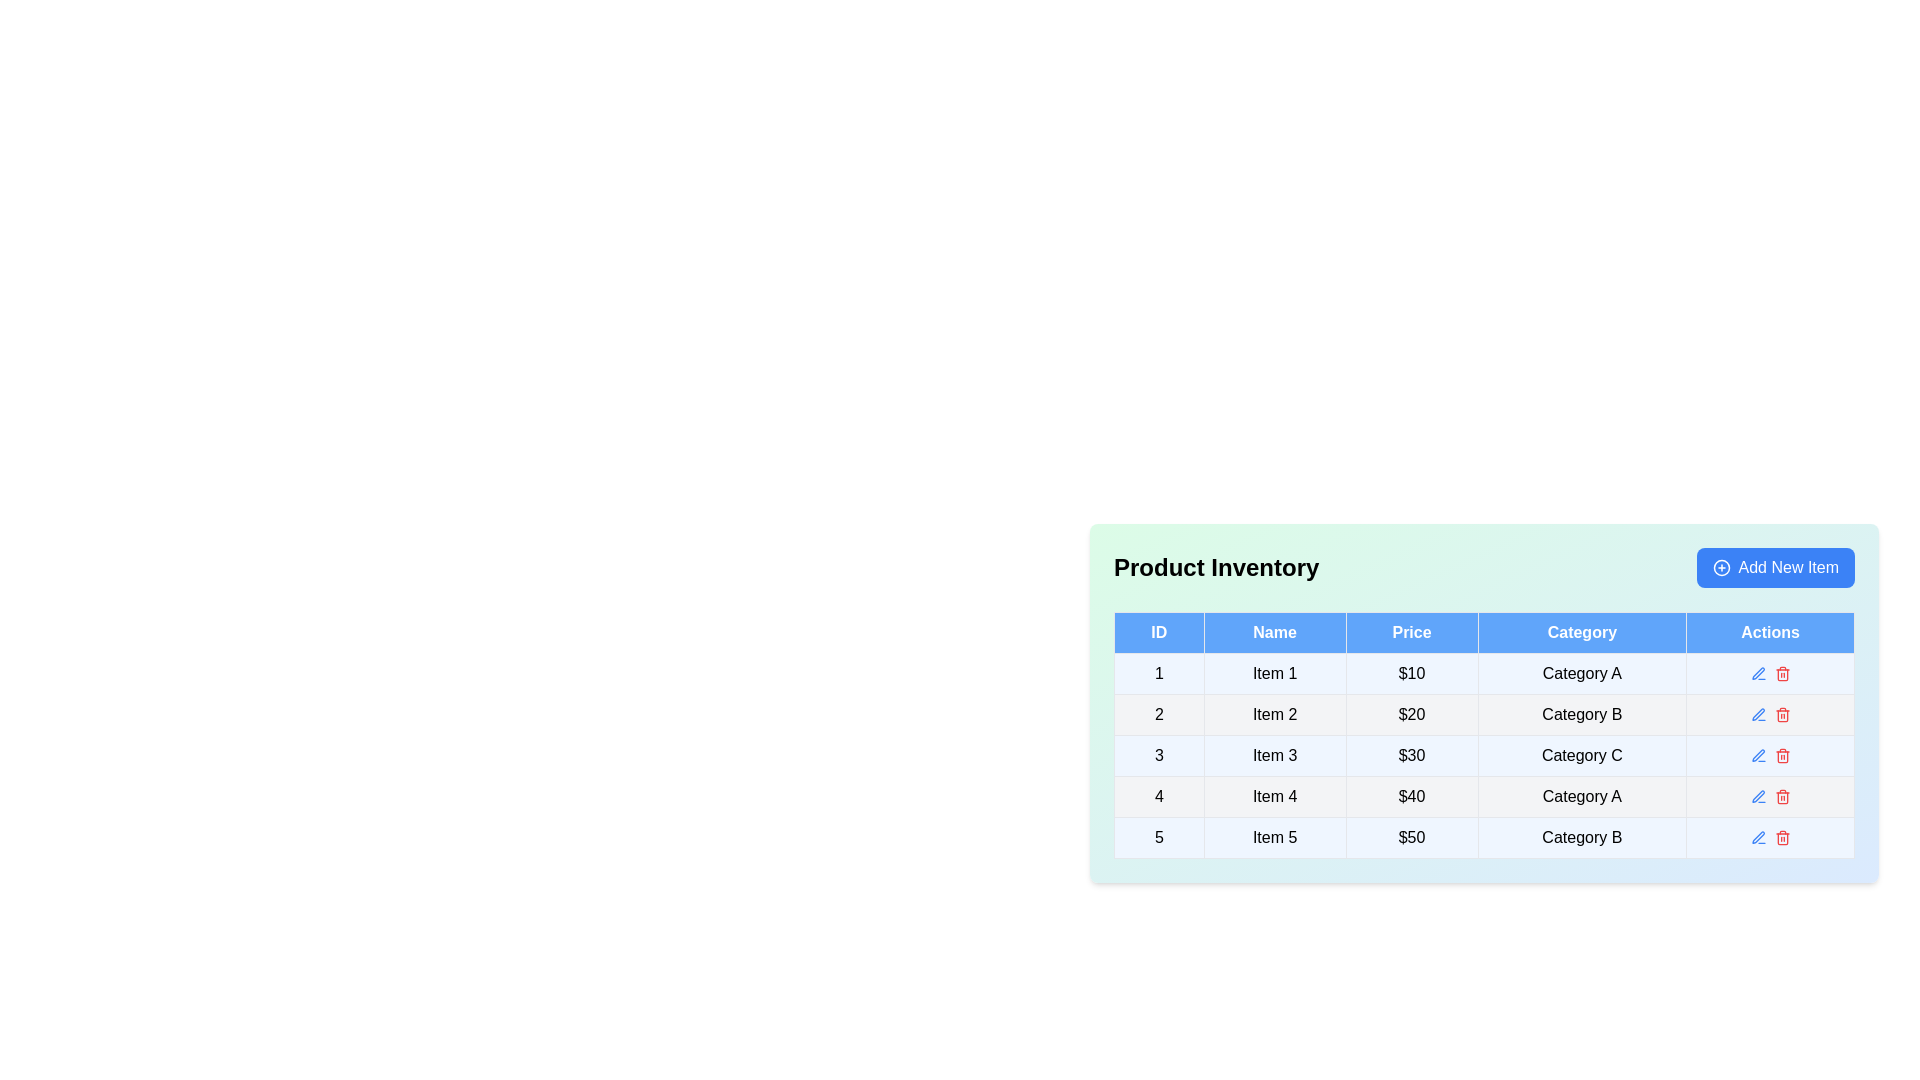  I want to click on the red trash bin icon in the Actions column of the second row, so click(1782, 713).